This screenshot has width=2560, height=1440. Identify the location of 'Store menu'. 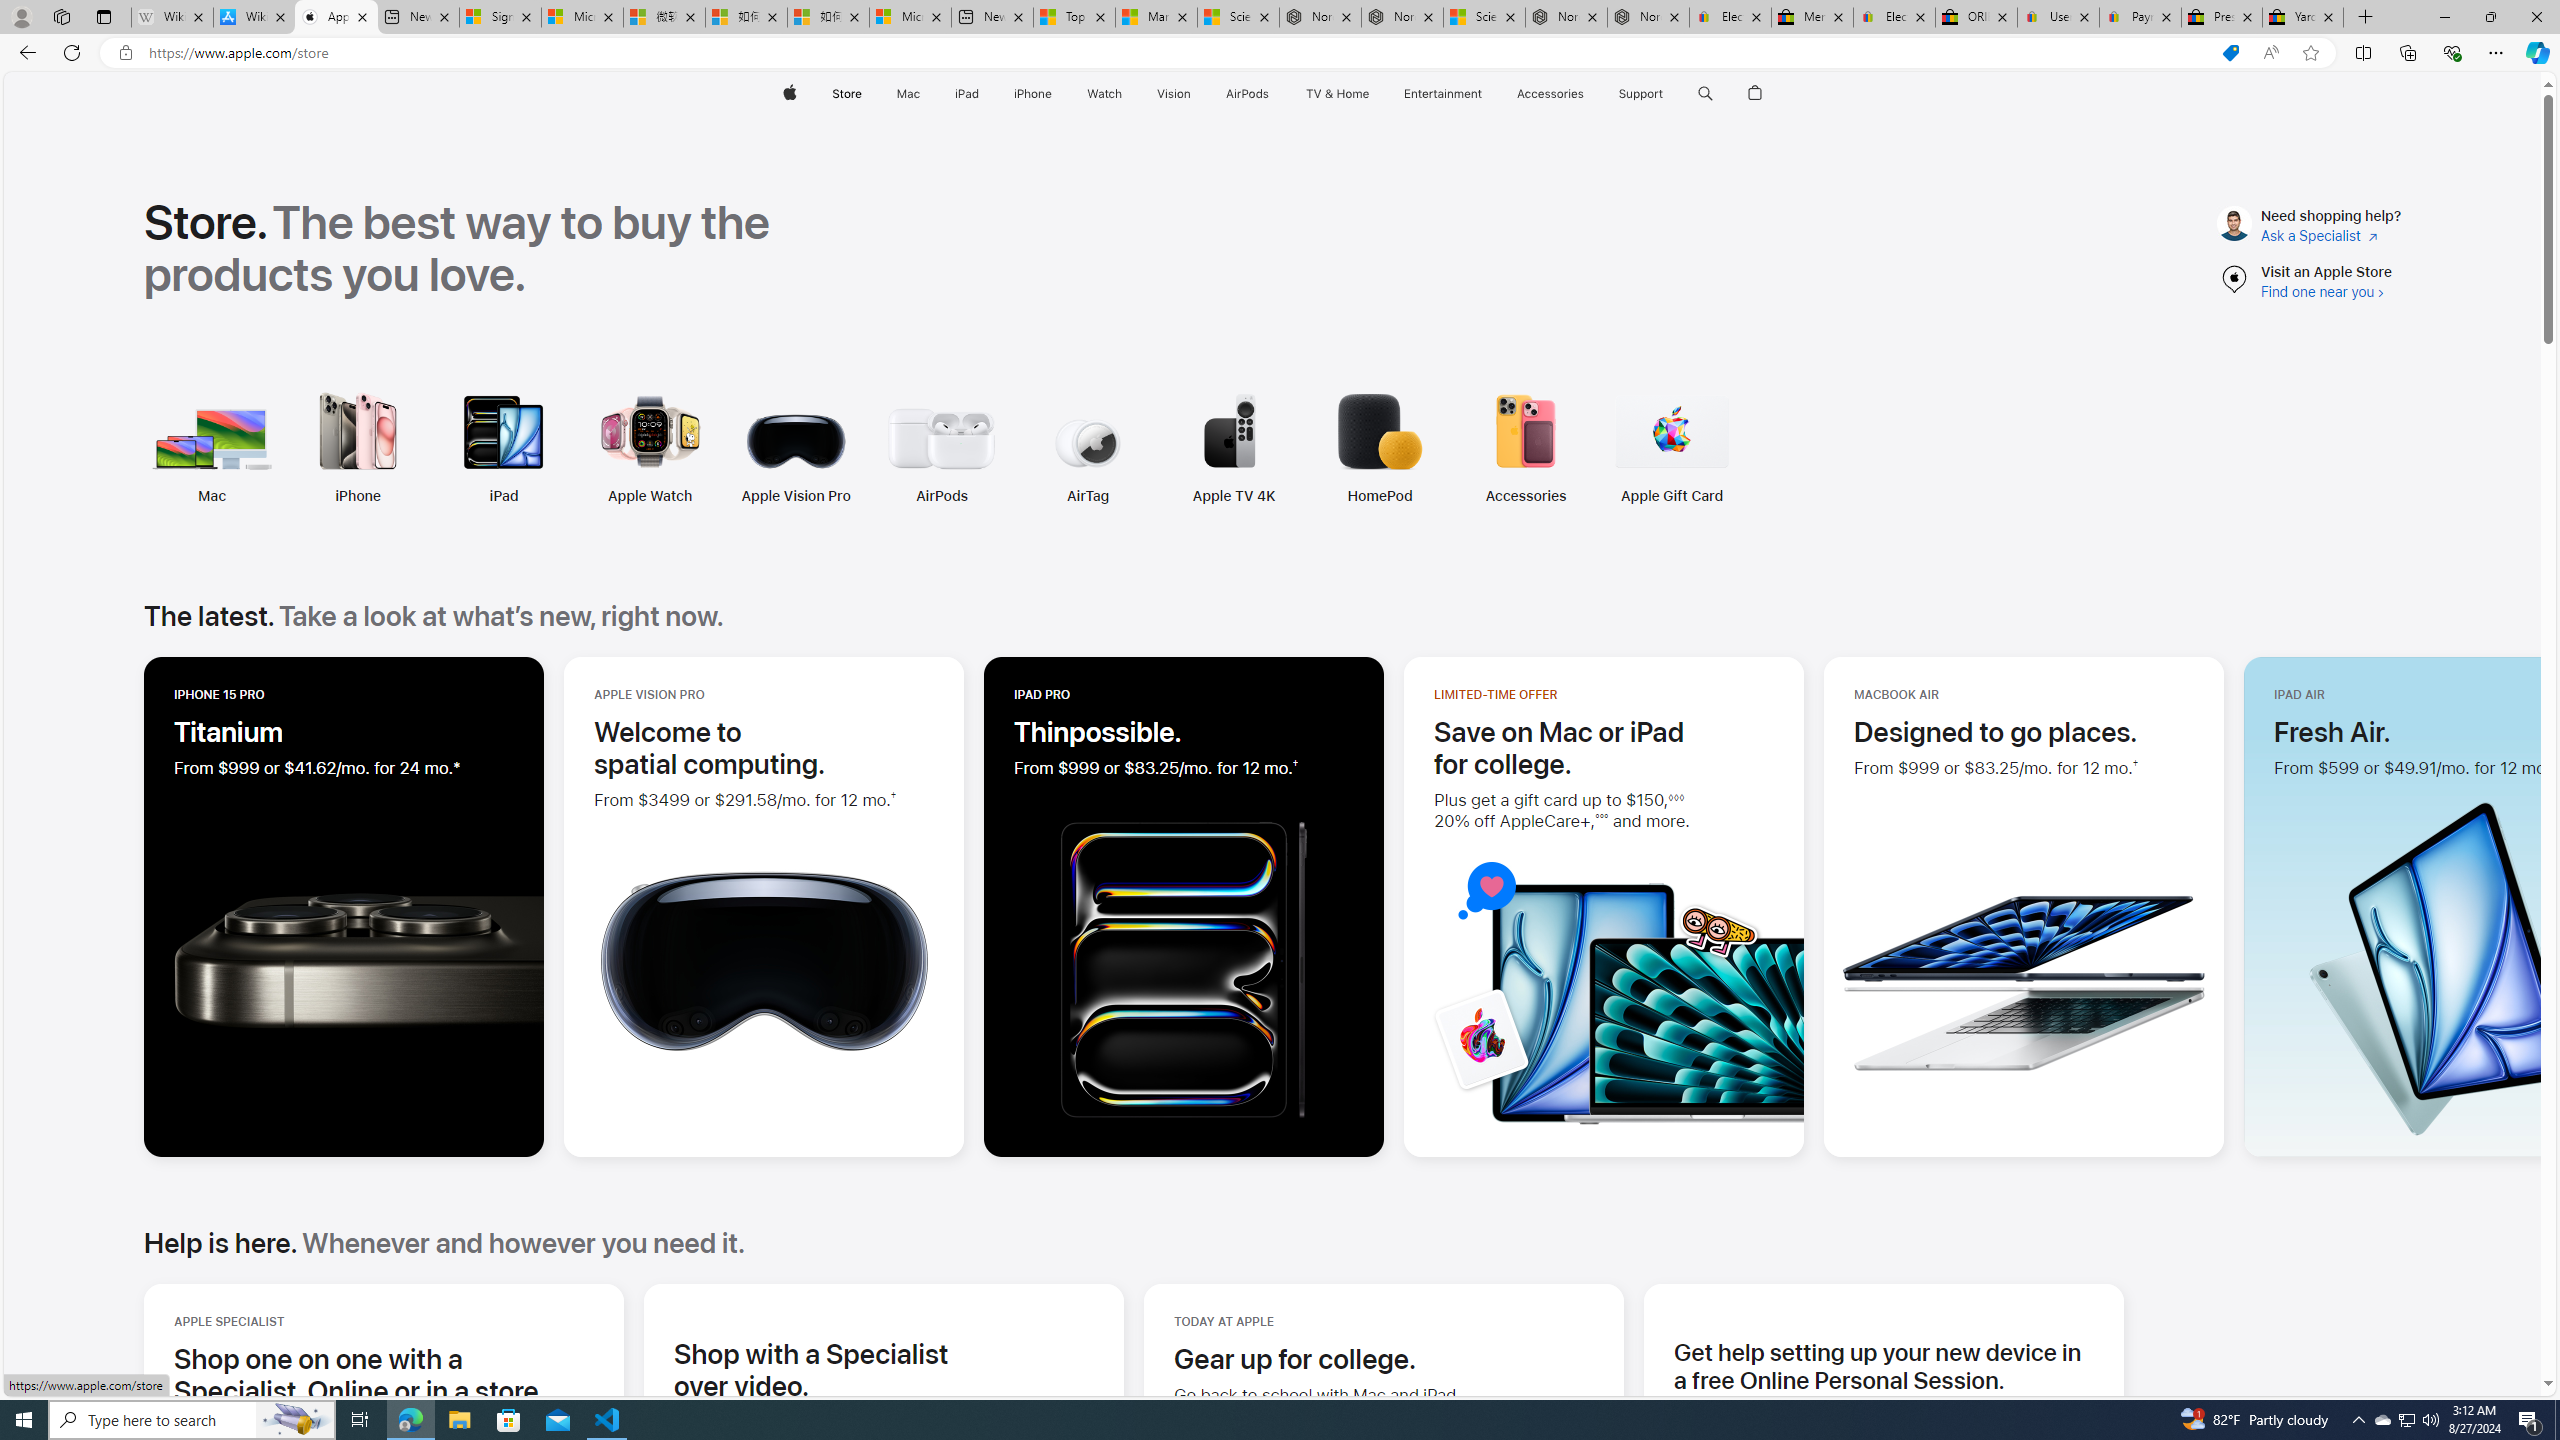
(865, 93).